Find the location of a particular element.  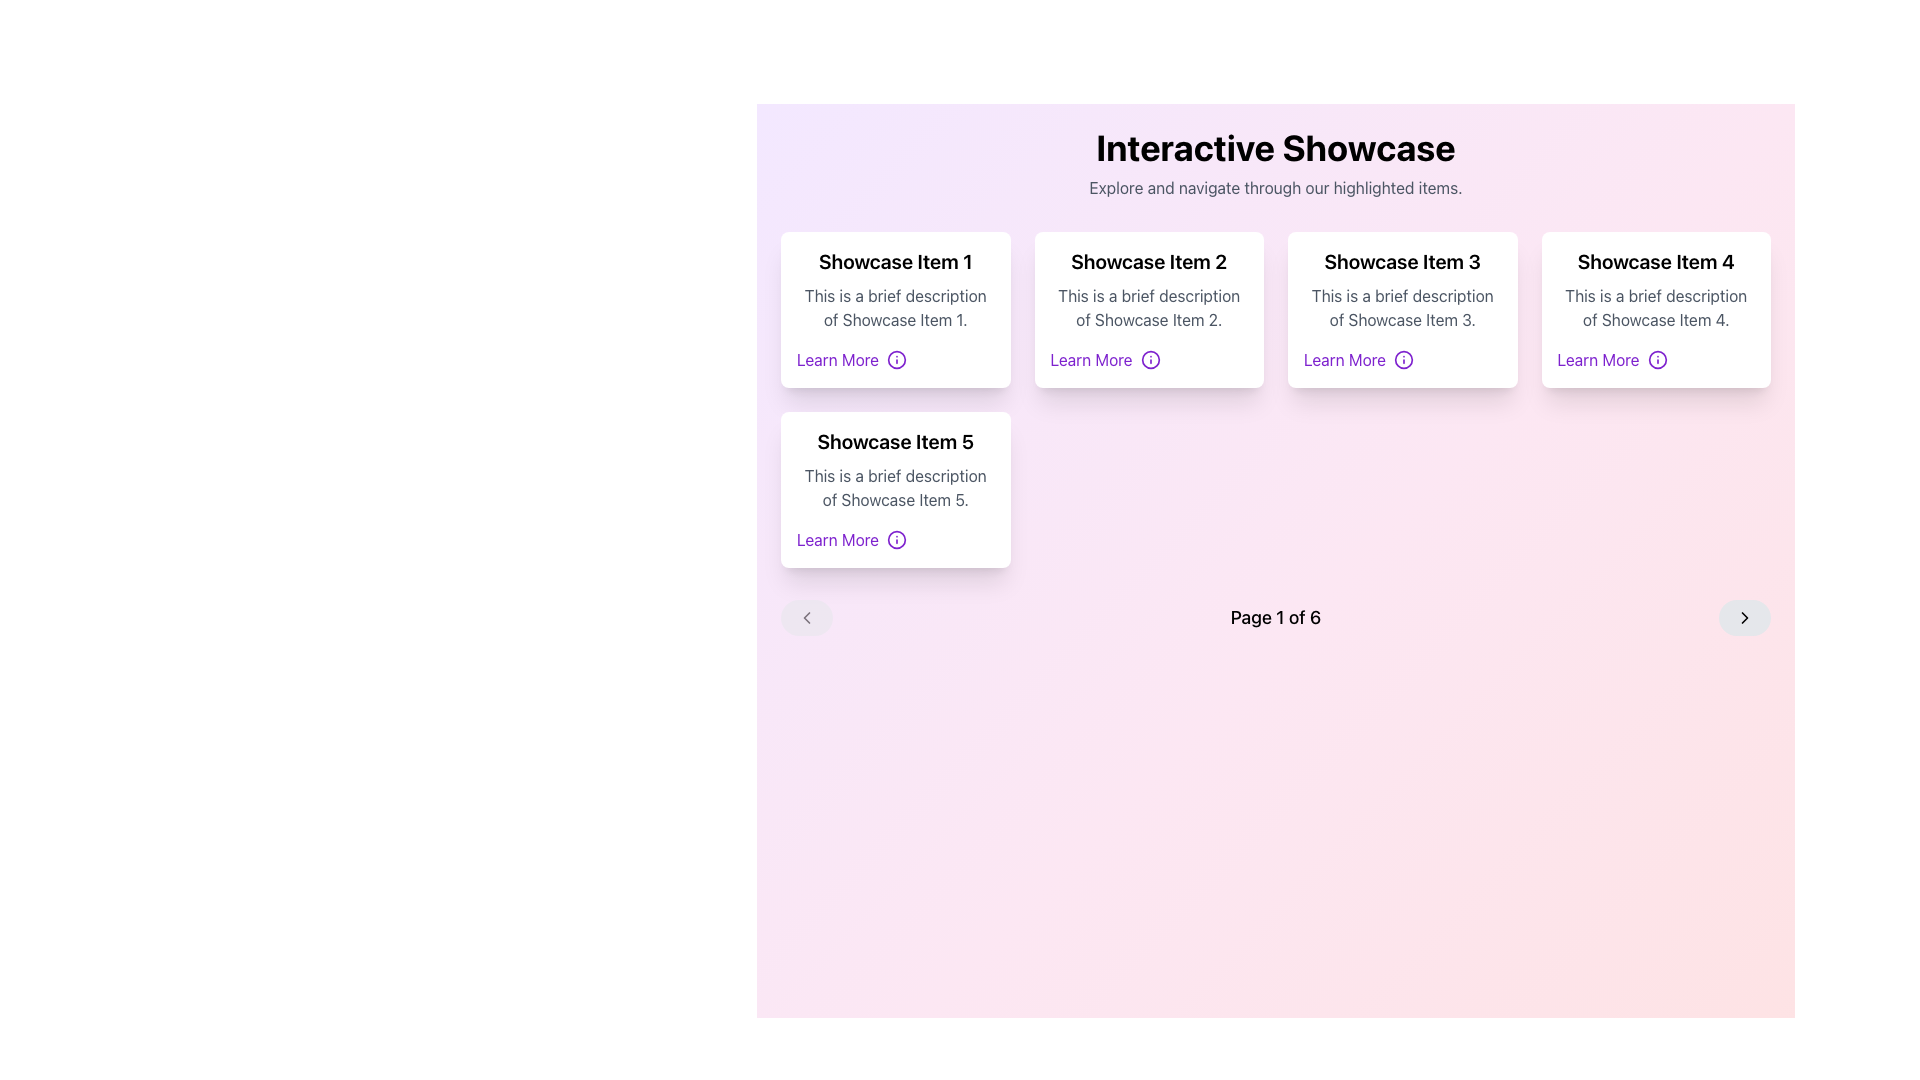

text of the heading element that marks the title of the showcase card in the second row, first column of the grid layout, located above the description of Showcase Item 5 is located at coordinates (894, 441).